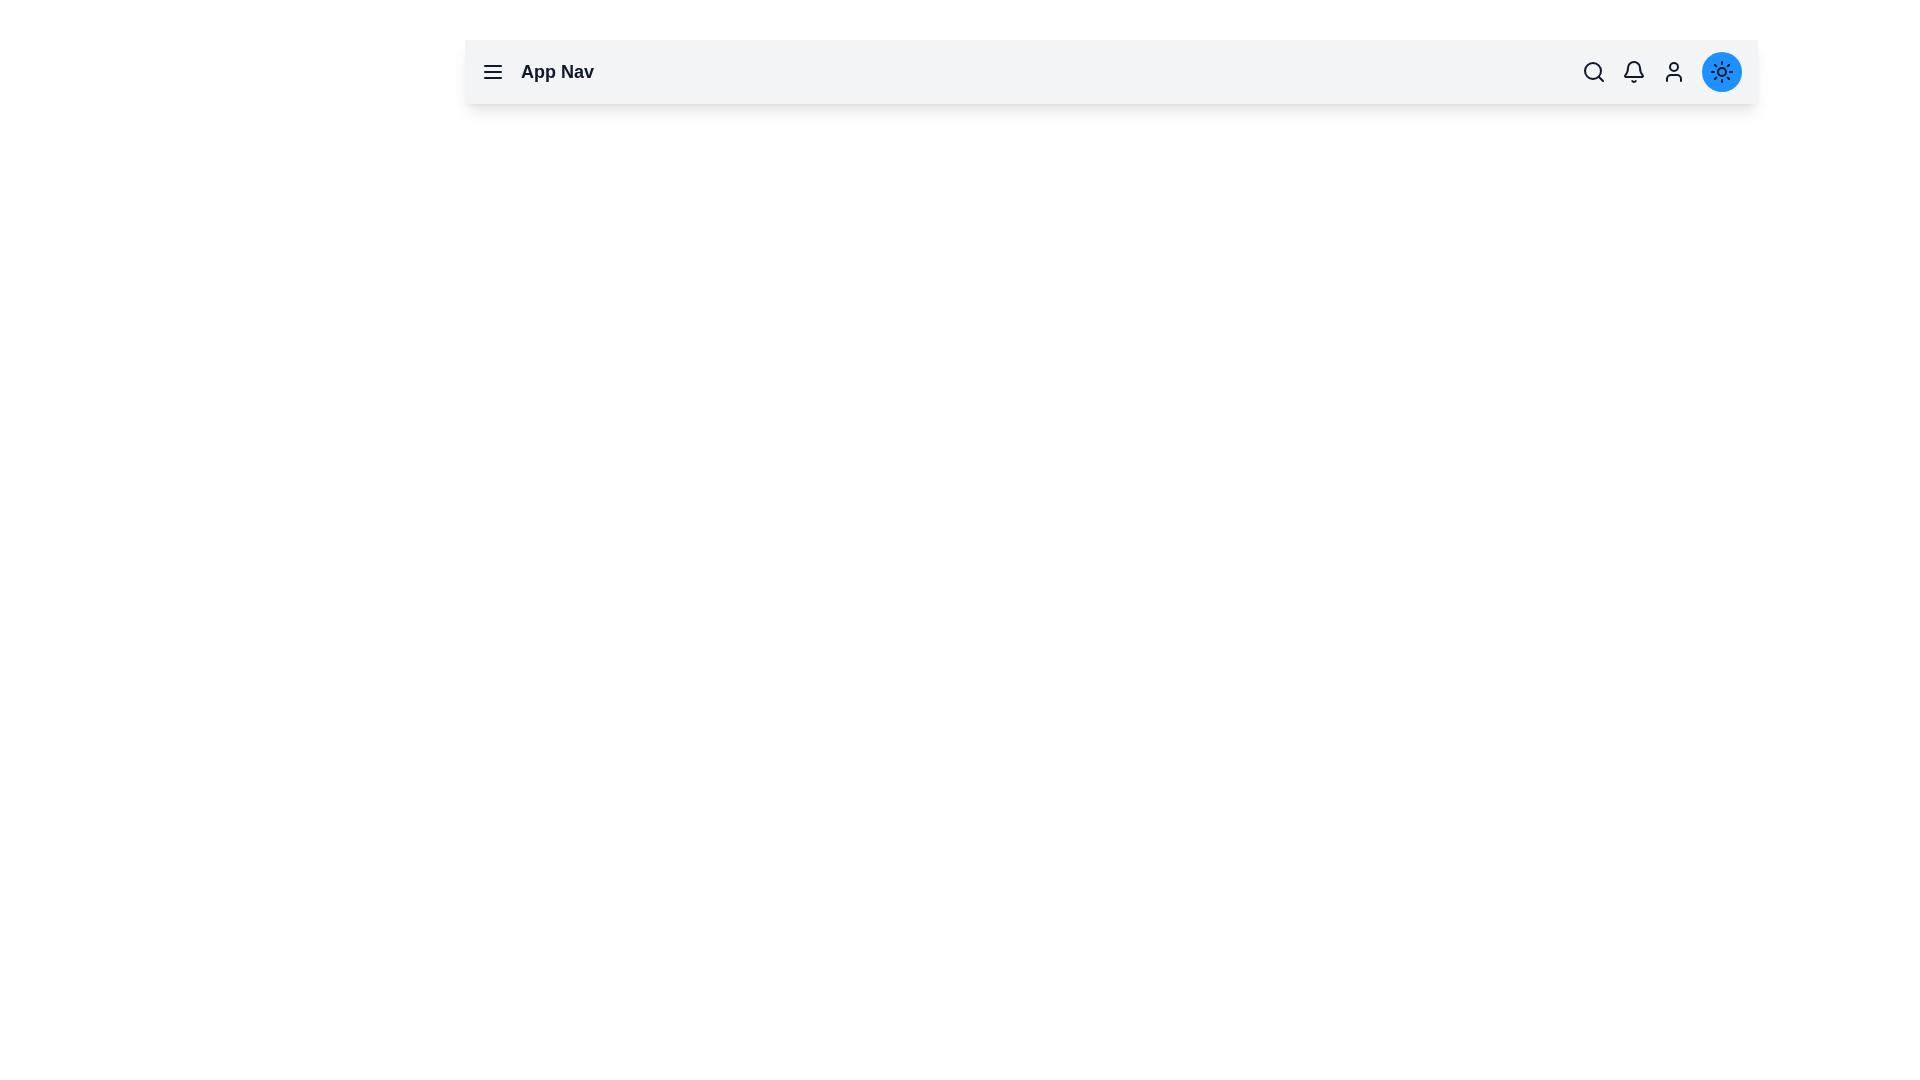  I want to click on the user icon to access profile options, so click(1674, 71).